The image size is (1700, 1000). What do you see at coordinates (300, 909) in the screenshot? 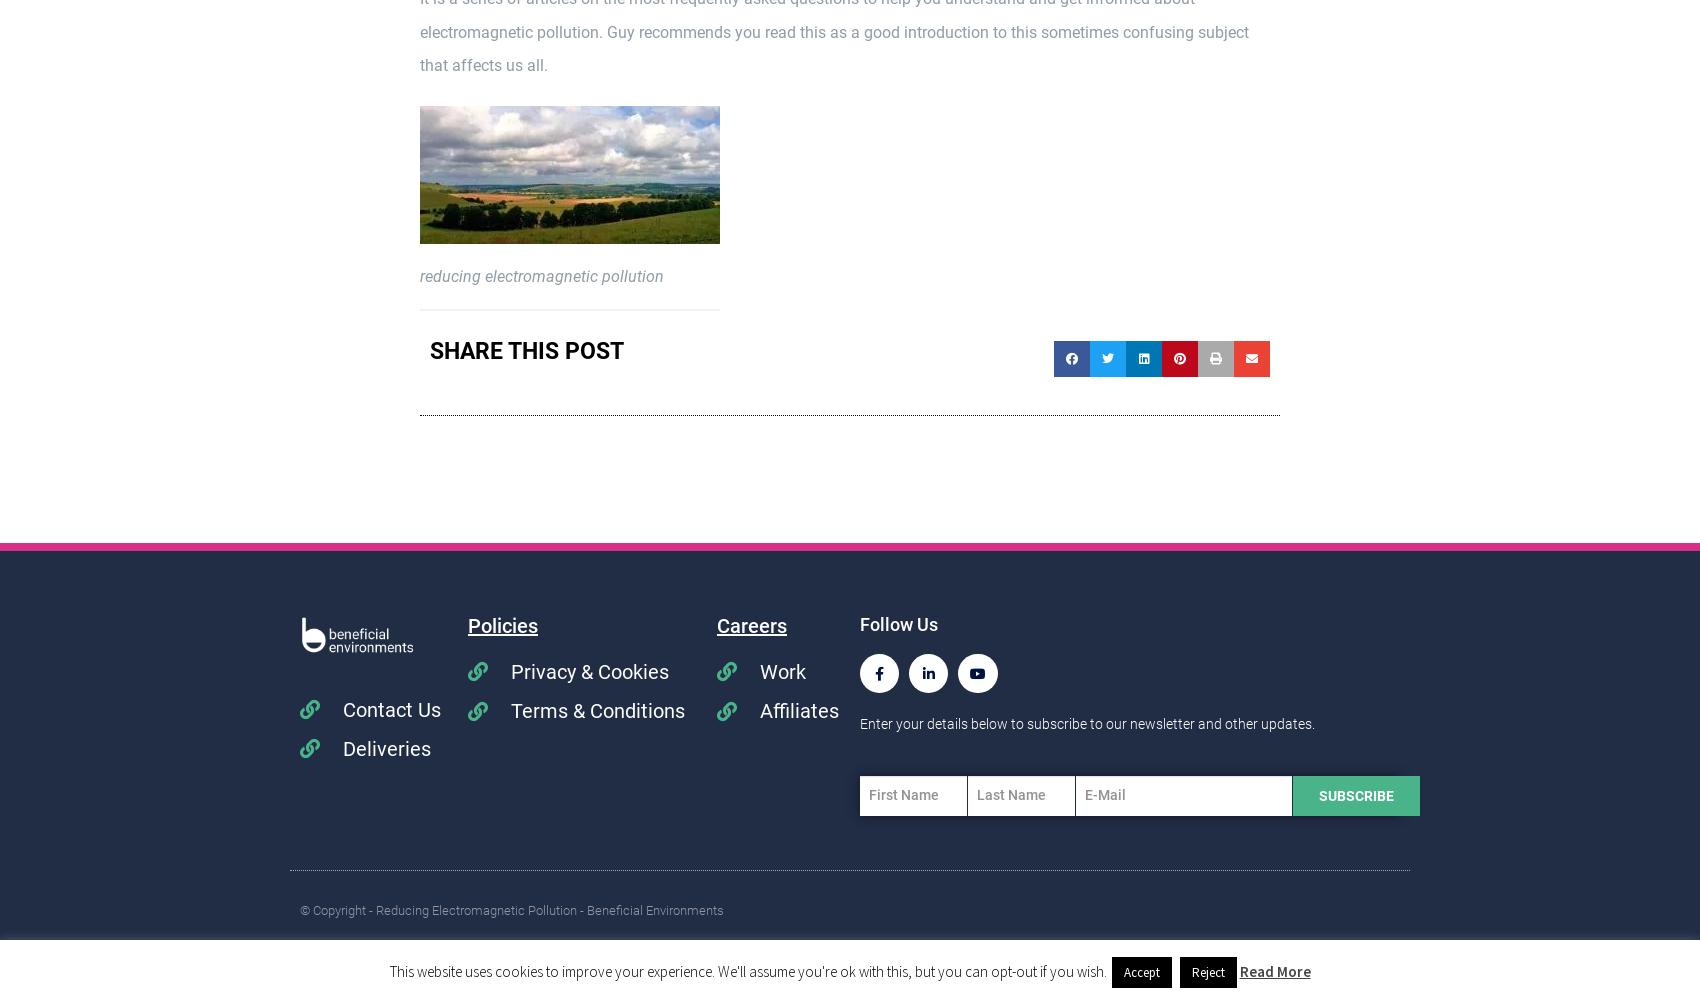
I see `'© Copyright - Reducing Electromagnetic Pollution - Beneficial Environments'` at bounding box center [300, 909].